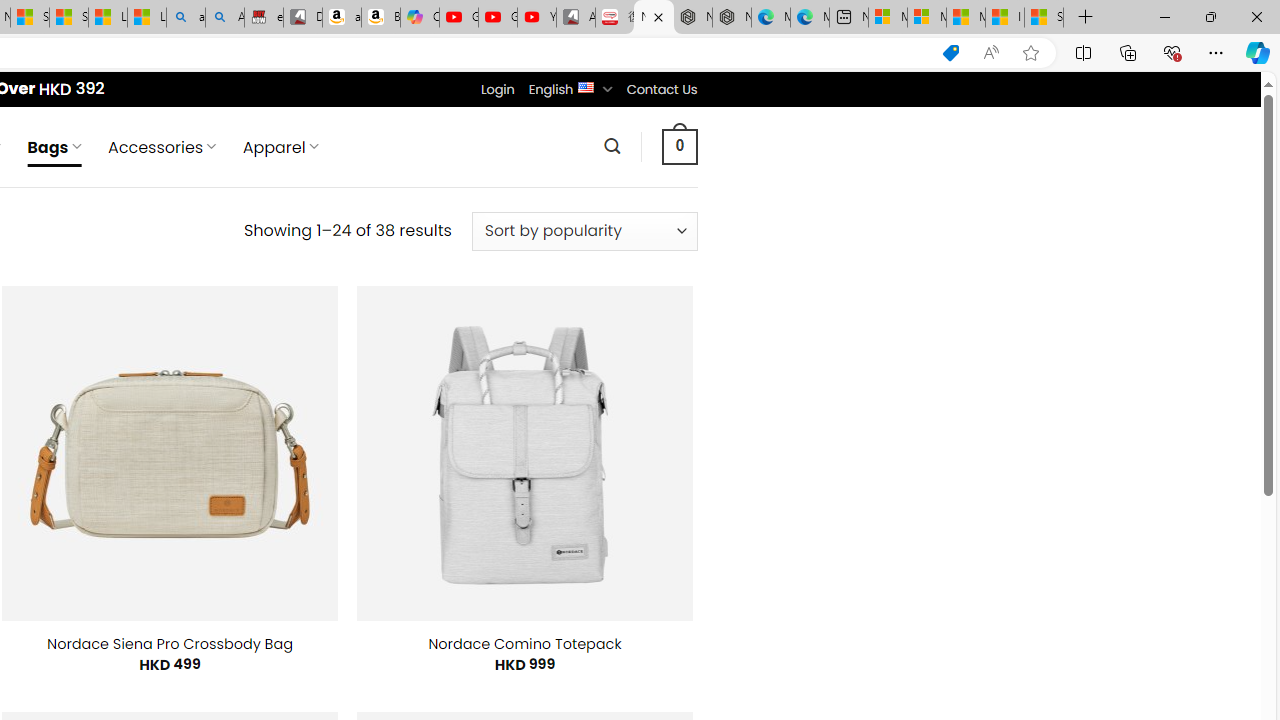 The image size is (1280, 720). What do you see at coordinates (1031, 52) in the screenshot?
I see `'Add this page to favorites (Ctrl+D)'` at bounding box center [1031, 52].